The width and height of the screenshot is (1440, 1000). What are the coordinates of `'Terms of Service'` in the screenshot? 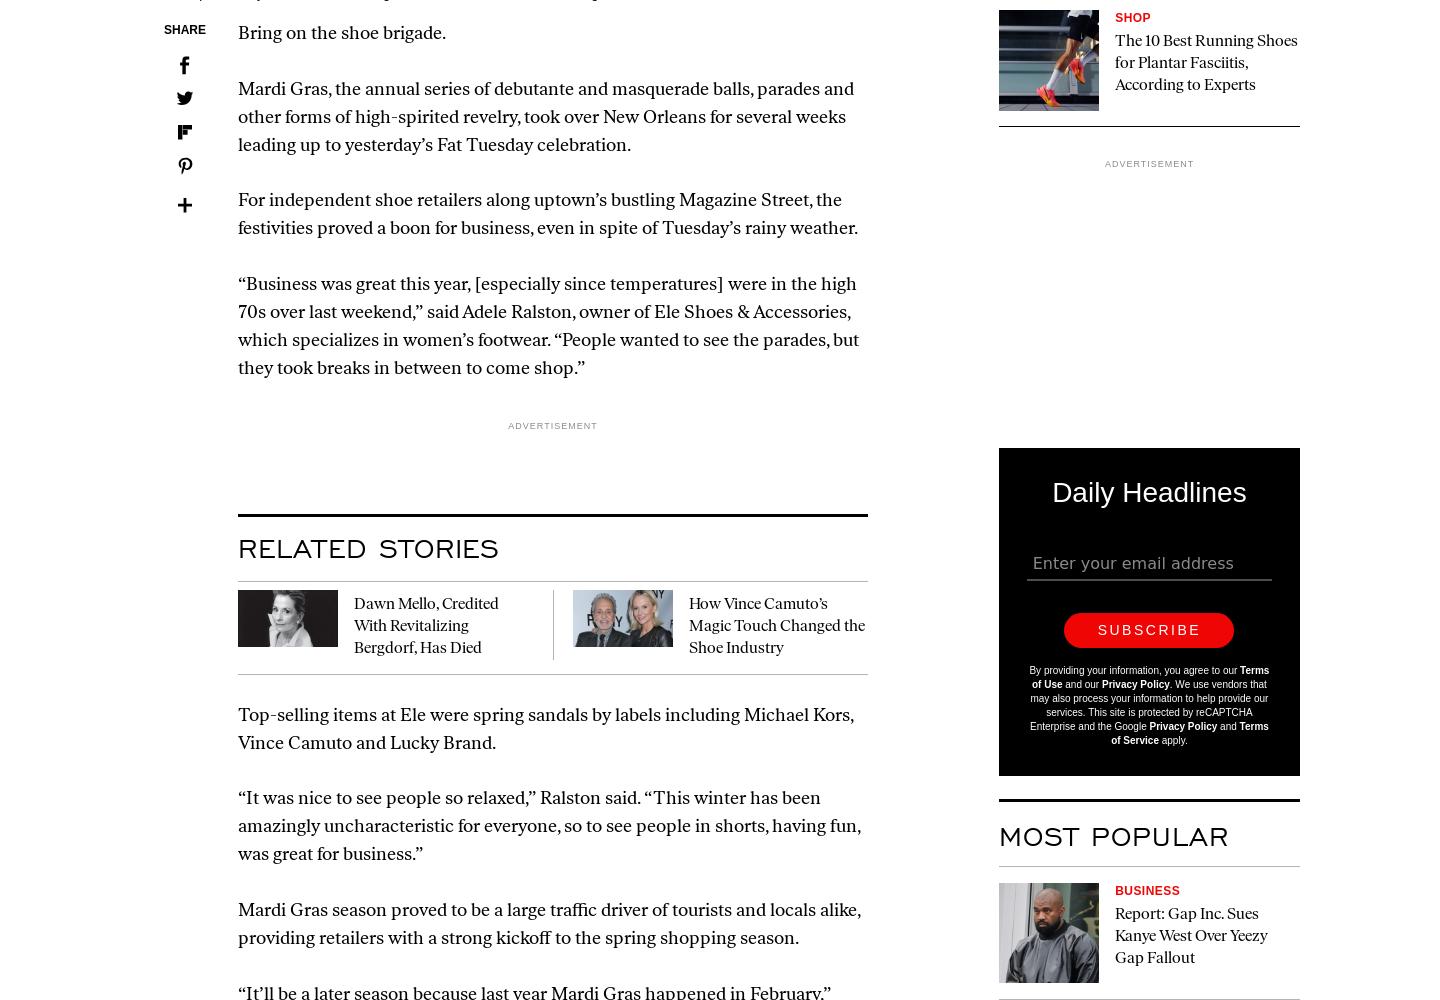 It's located at (1190, 732).